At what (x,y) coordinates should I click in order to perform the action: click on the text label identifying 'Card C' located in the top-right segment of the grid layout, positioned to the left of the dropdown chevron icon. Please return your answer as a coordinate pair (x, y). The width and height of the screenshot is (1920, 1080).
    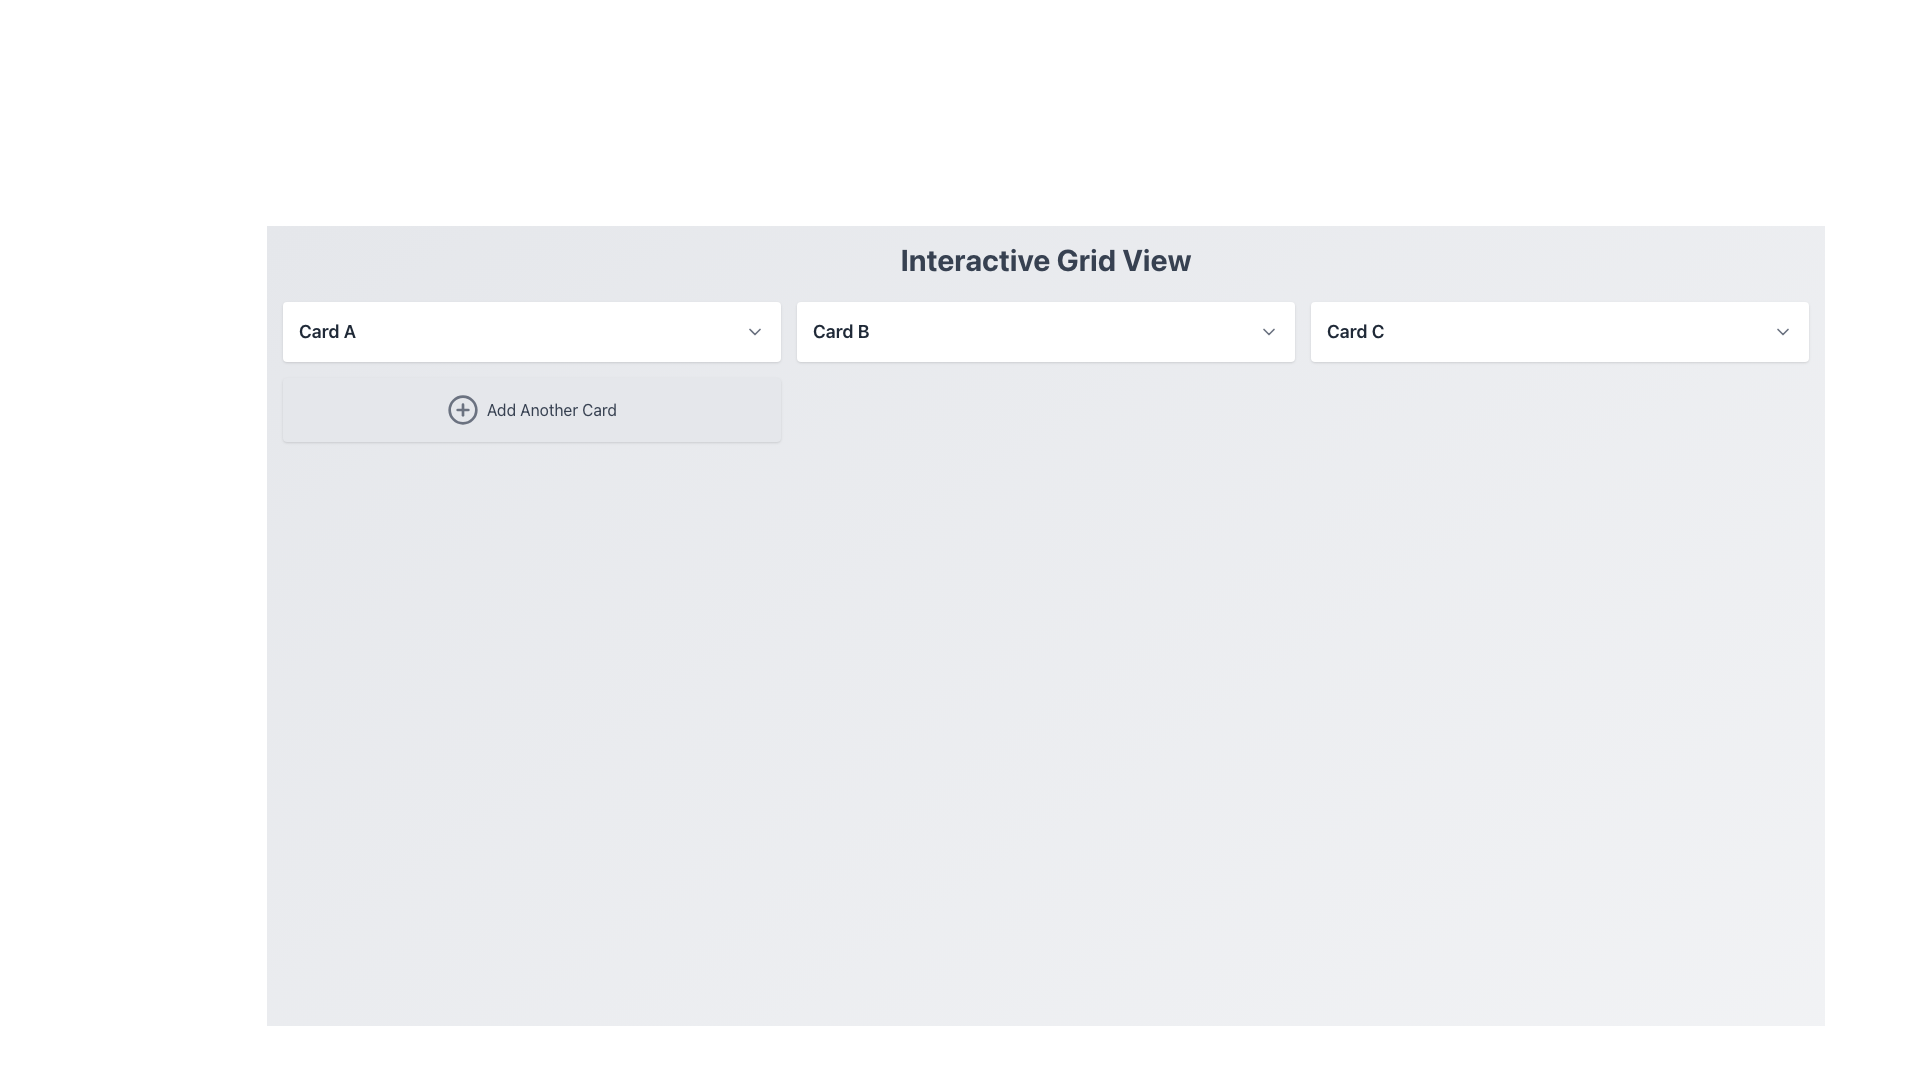
    Looking at the image, I should click on (1355, 330).